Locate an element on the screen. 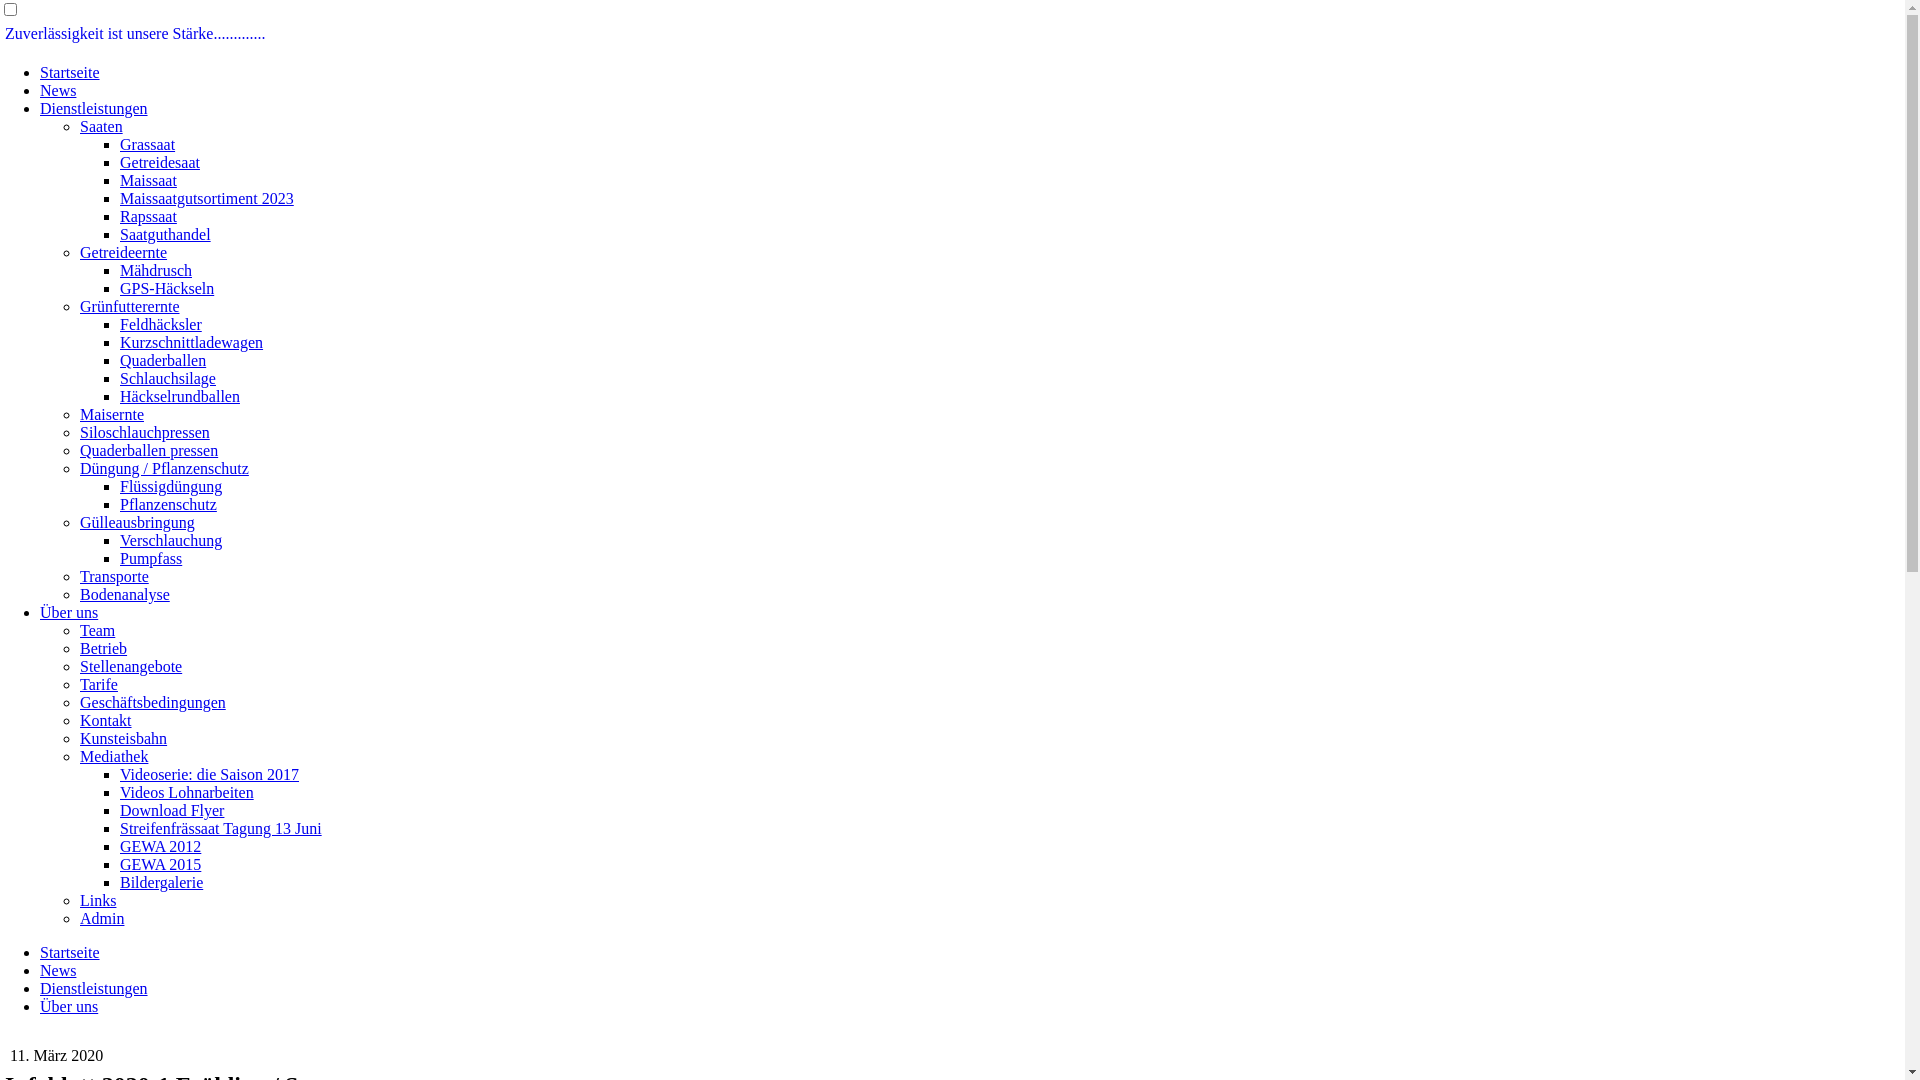  'Bodenanalyse' is located at coordinates (123, 593).